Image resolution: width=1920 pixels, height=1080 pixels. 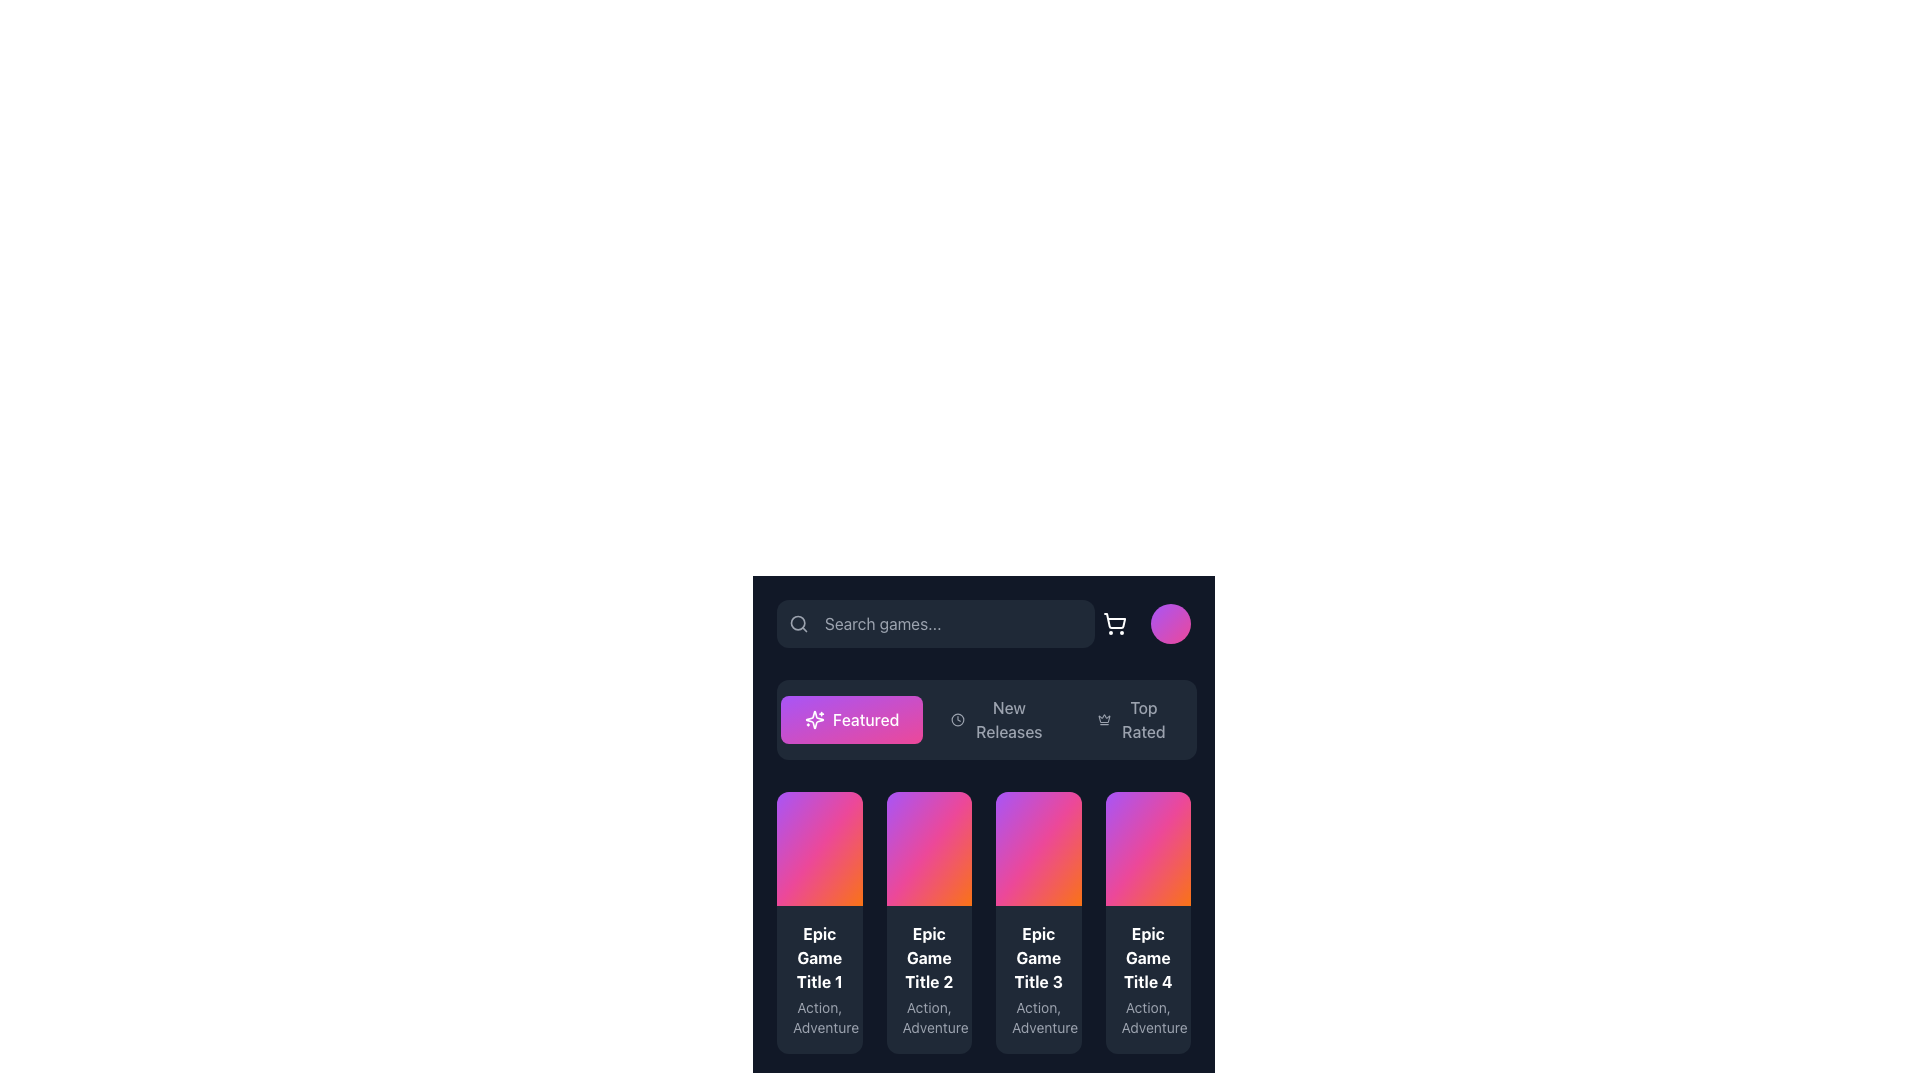 I want to click on the dark rectangular text display area at the bottom of the first card, which contains the title 'Epic Game Title 1' and the text 'Action, Adventure', so click(x=819, y=928).